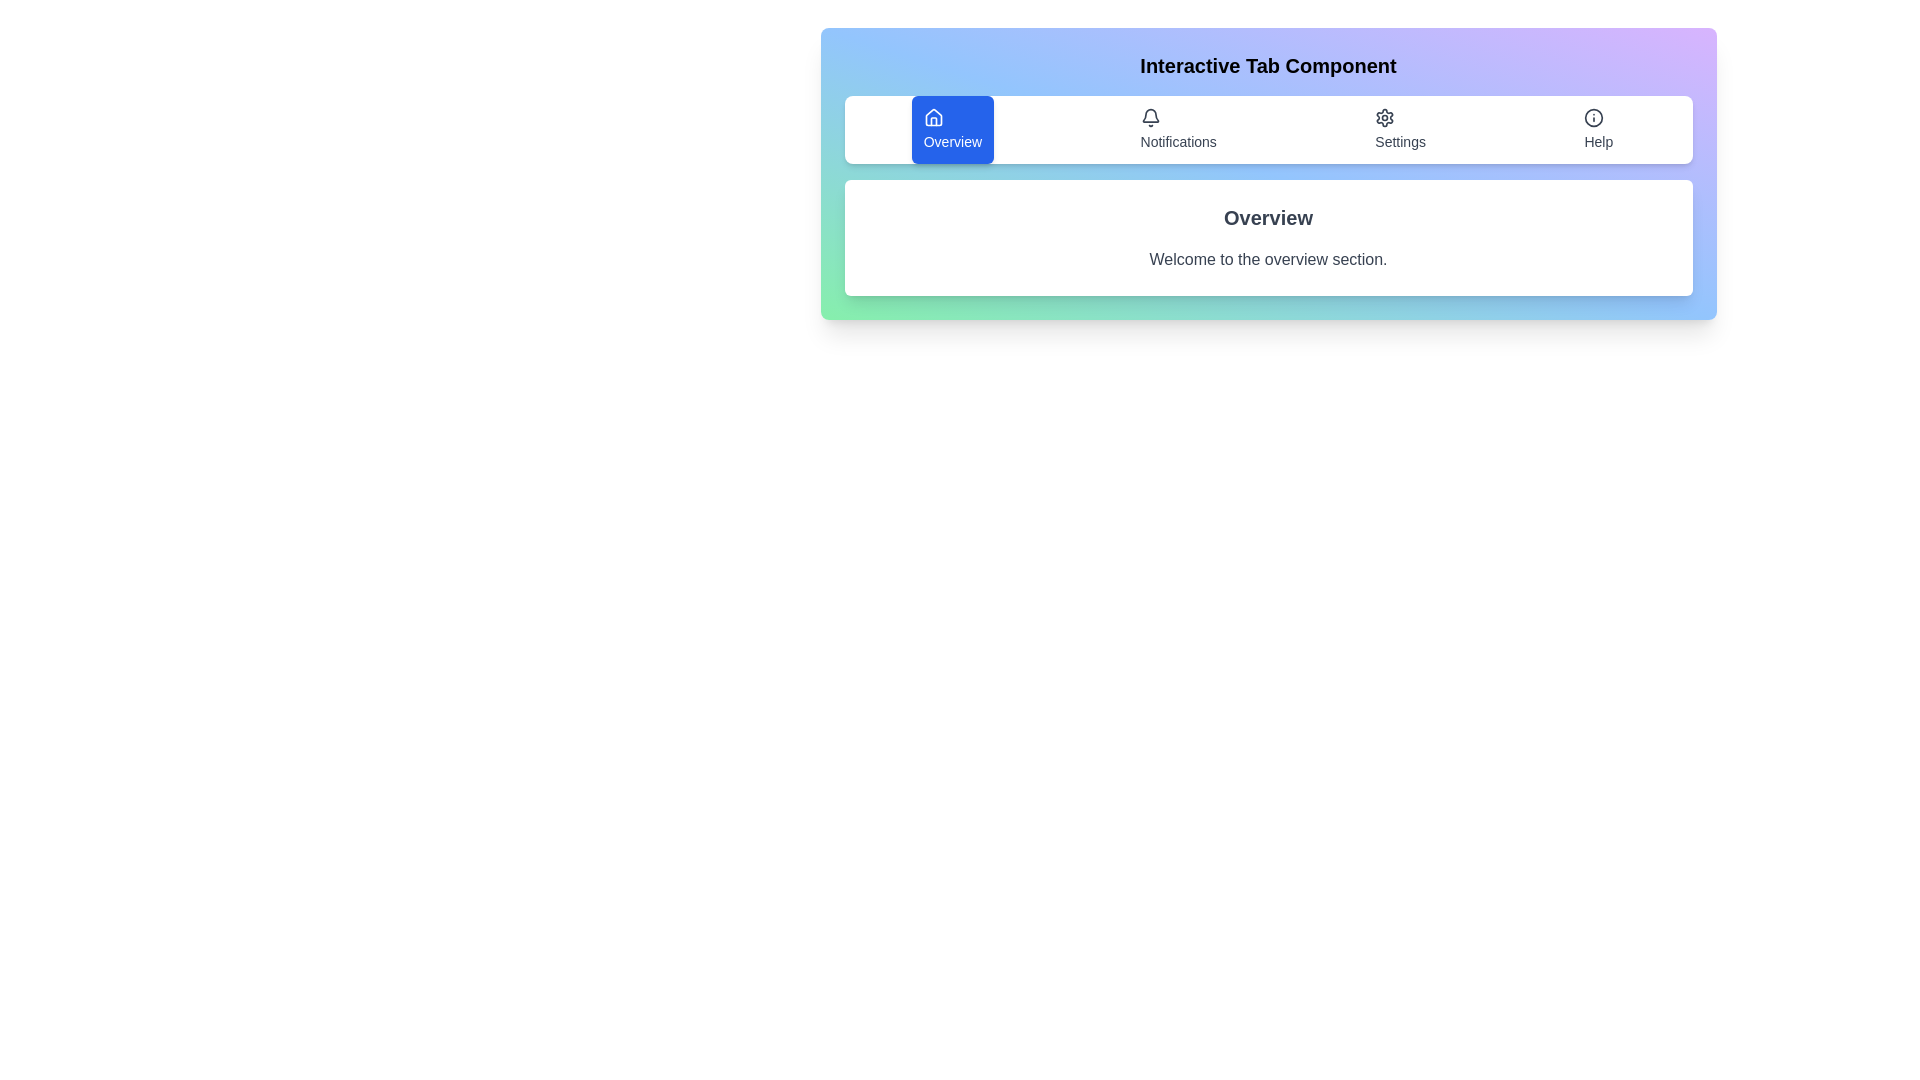 This screenshot has width=1920, height=1080. Describe the element at coordinates (1597, 130) in the screenshot. I see `the tab labeled Help` at that location.